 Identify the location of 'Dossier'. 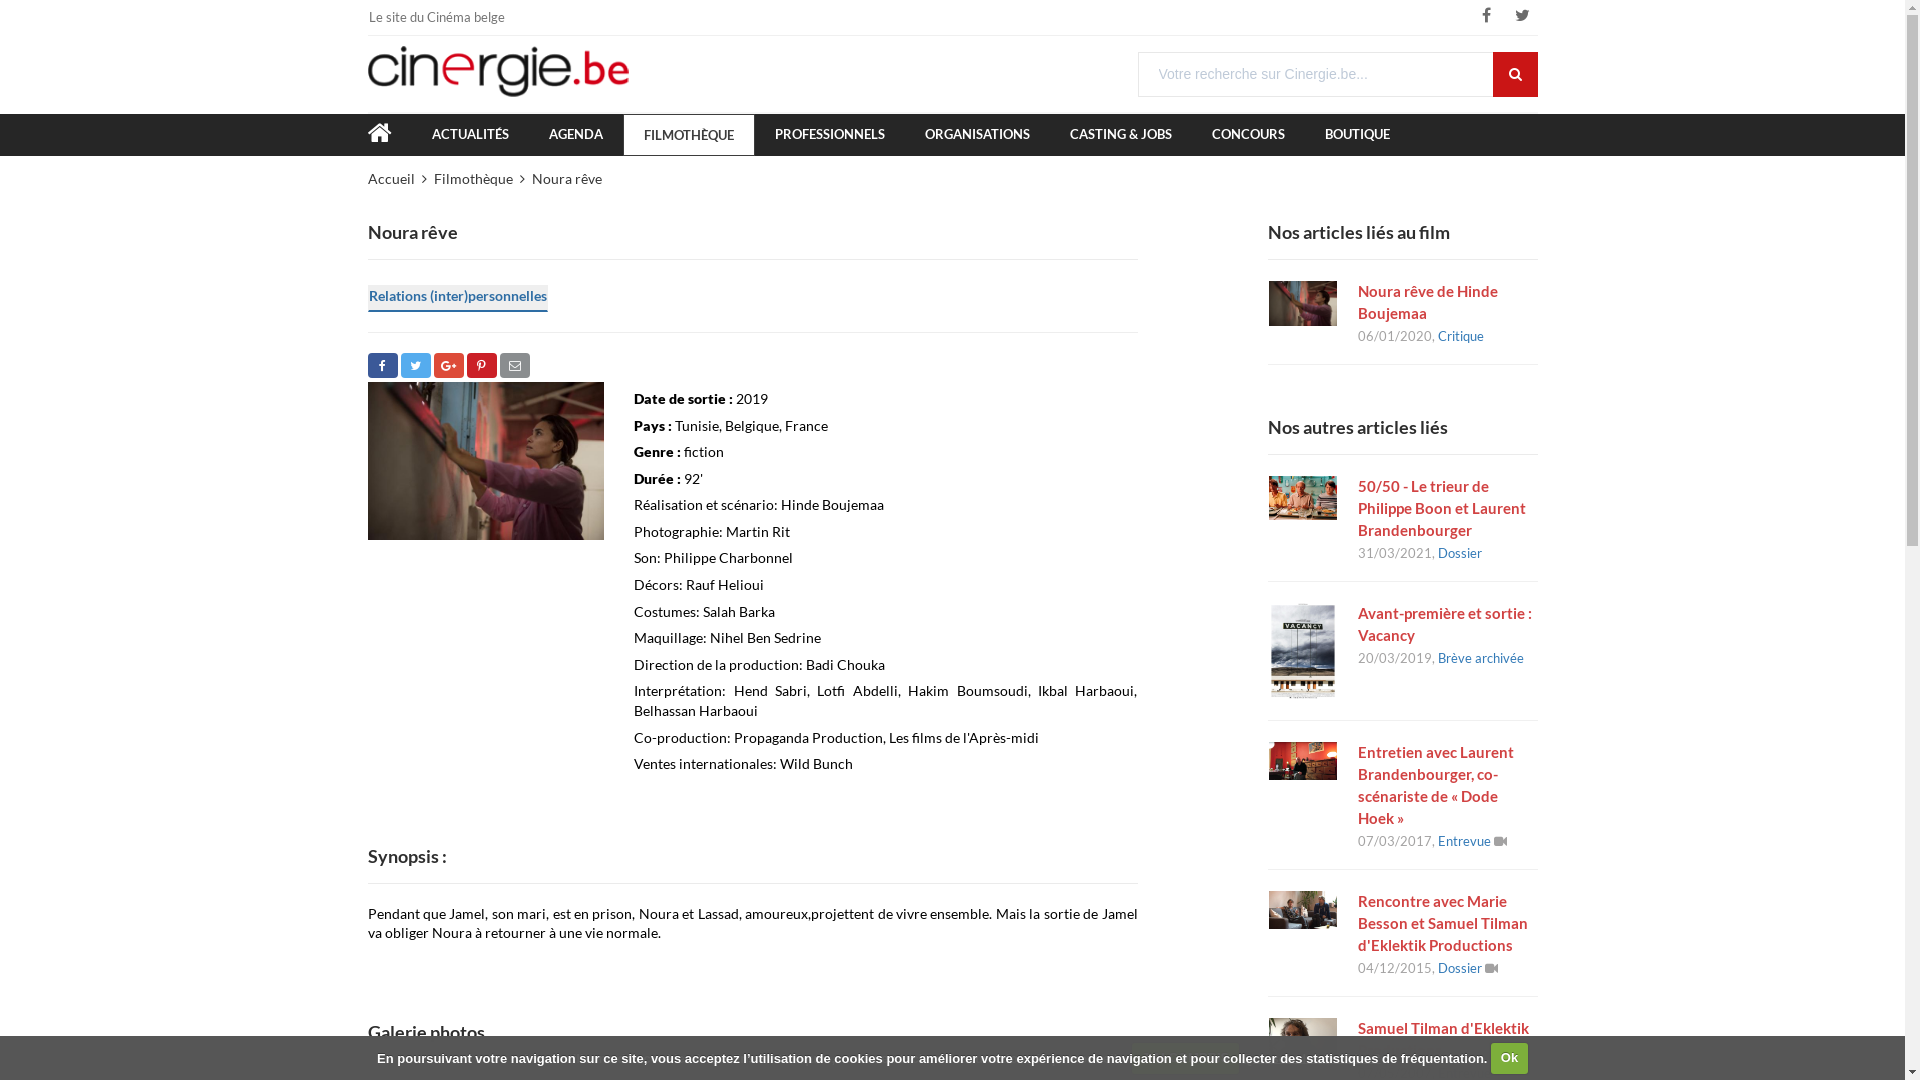
(1459, 552).